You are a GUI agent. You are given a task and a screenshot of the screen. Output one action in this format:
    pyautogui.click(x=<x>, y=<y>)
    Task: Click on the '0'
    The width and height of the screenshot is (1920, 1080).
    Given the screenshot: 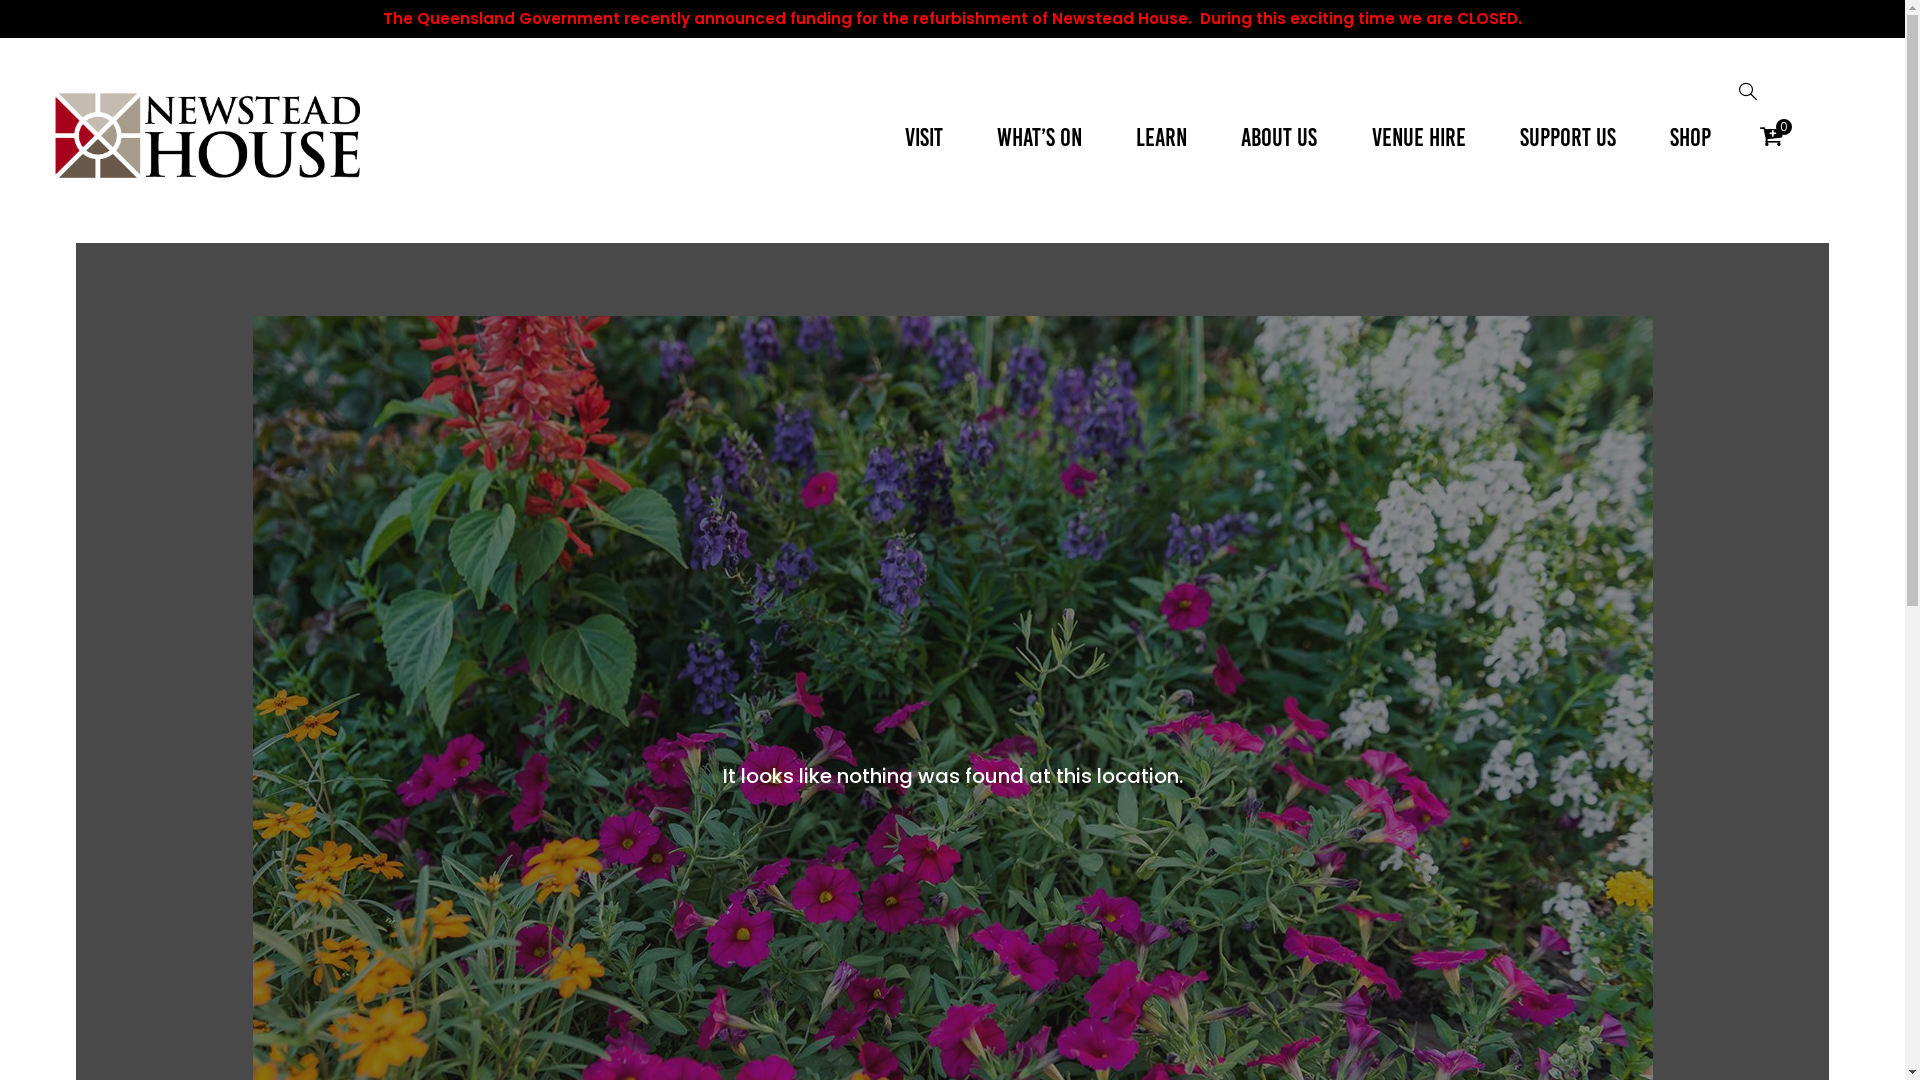 What is the action you would take?
    pyautogui.click(x=1771, y=135)
    